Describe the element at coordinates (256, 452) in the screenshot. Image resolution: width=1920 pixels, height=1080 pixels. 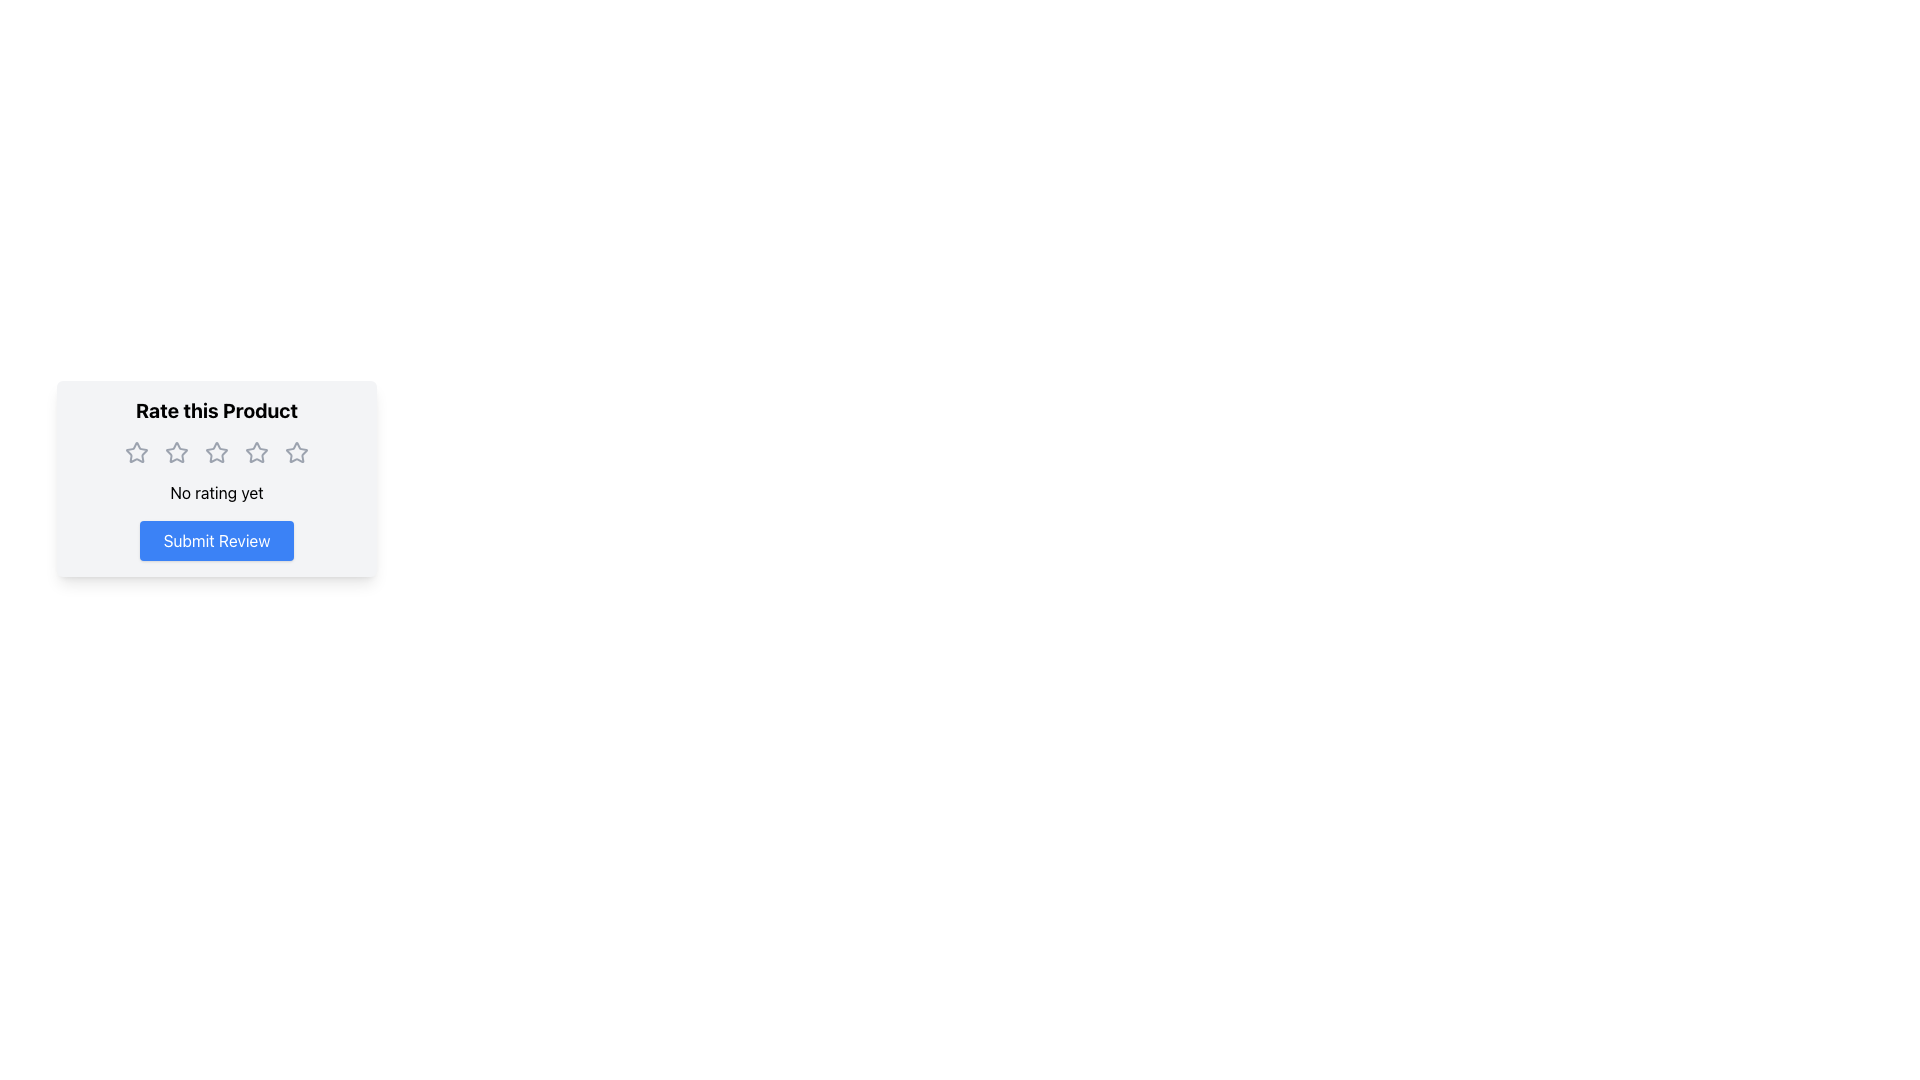
I see `the third star in the horizontal row of five stars` at that location.